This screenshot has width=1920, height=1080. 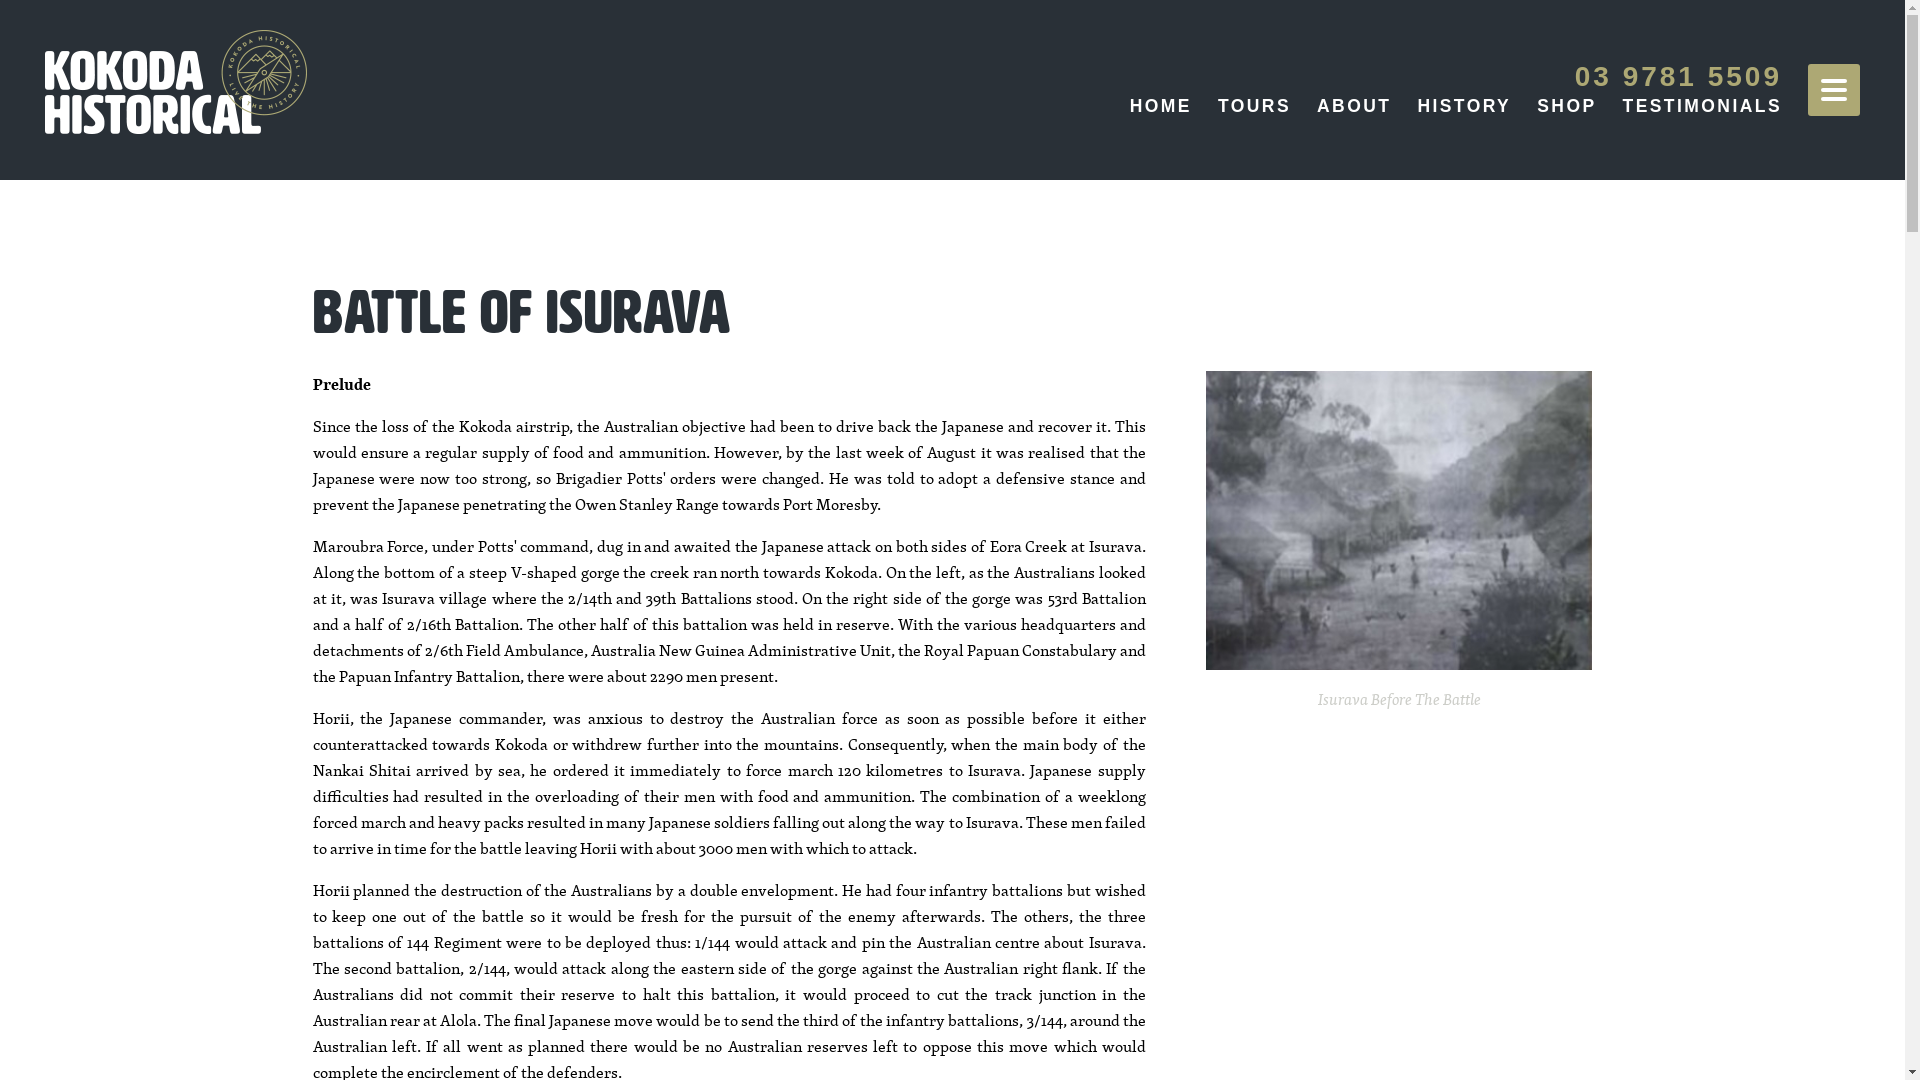 I want to click on 'Isurava Before The Battle', so click(x=1398, y=519).